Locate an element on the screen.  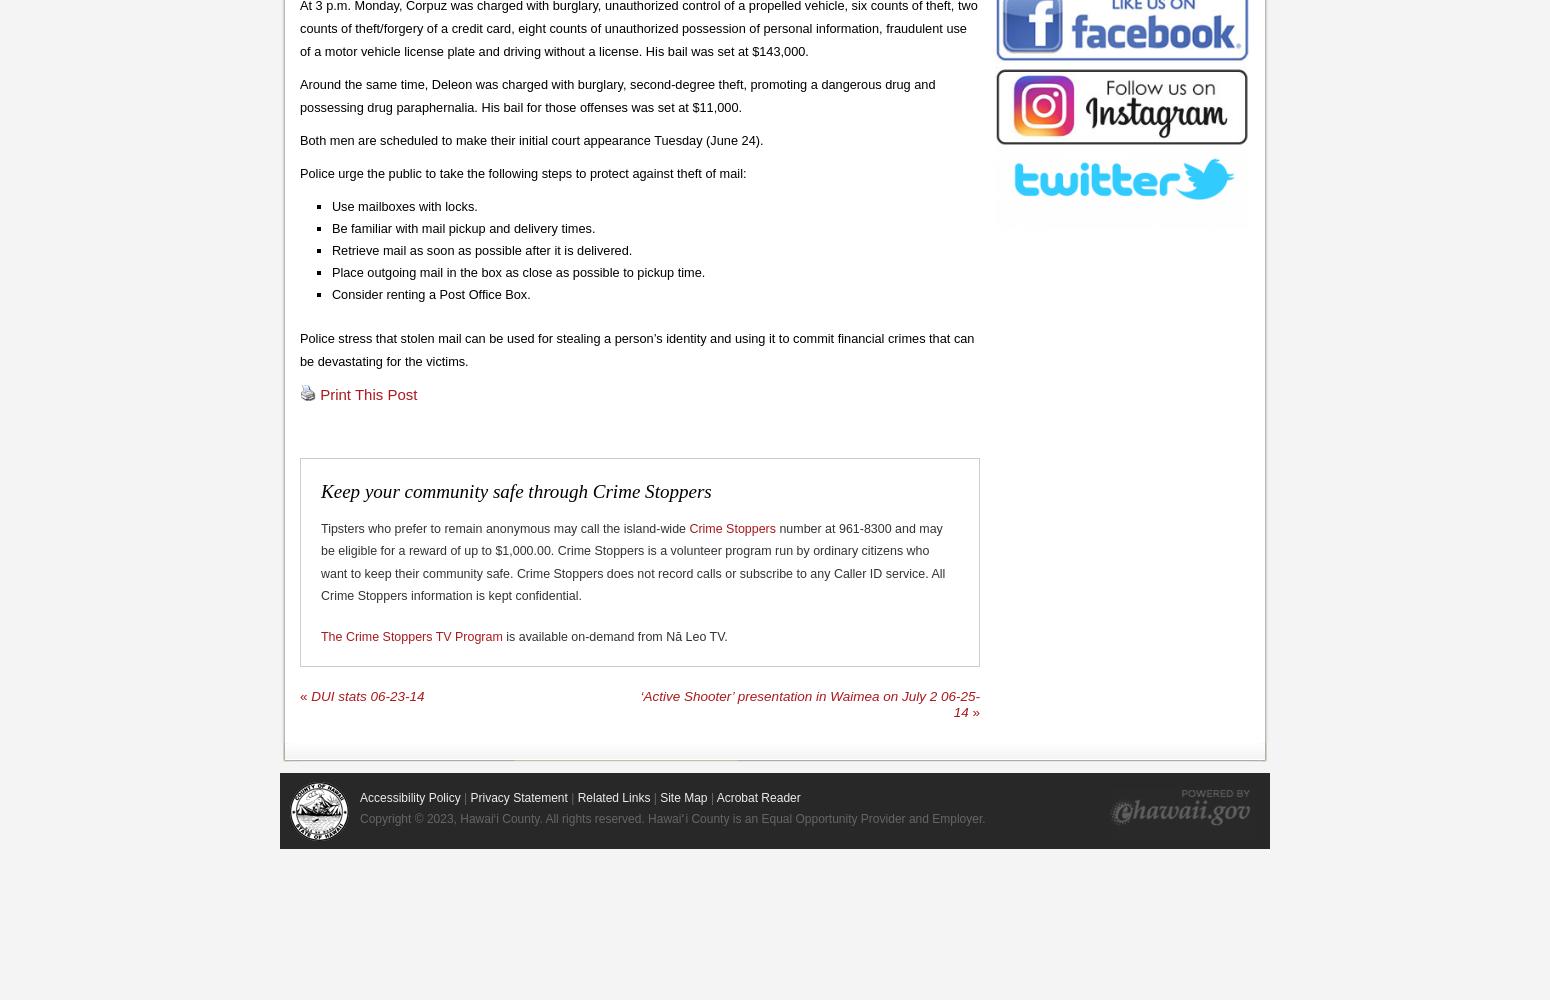
'Acrobat Reader' is located at coordinates (757, 798).